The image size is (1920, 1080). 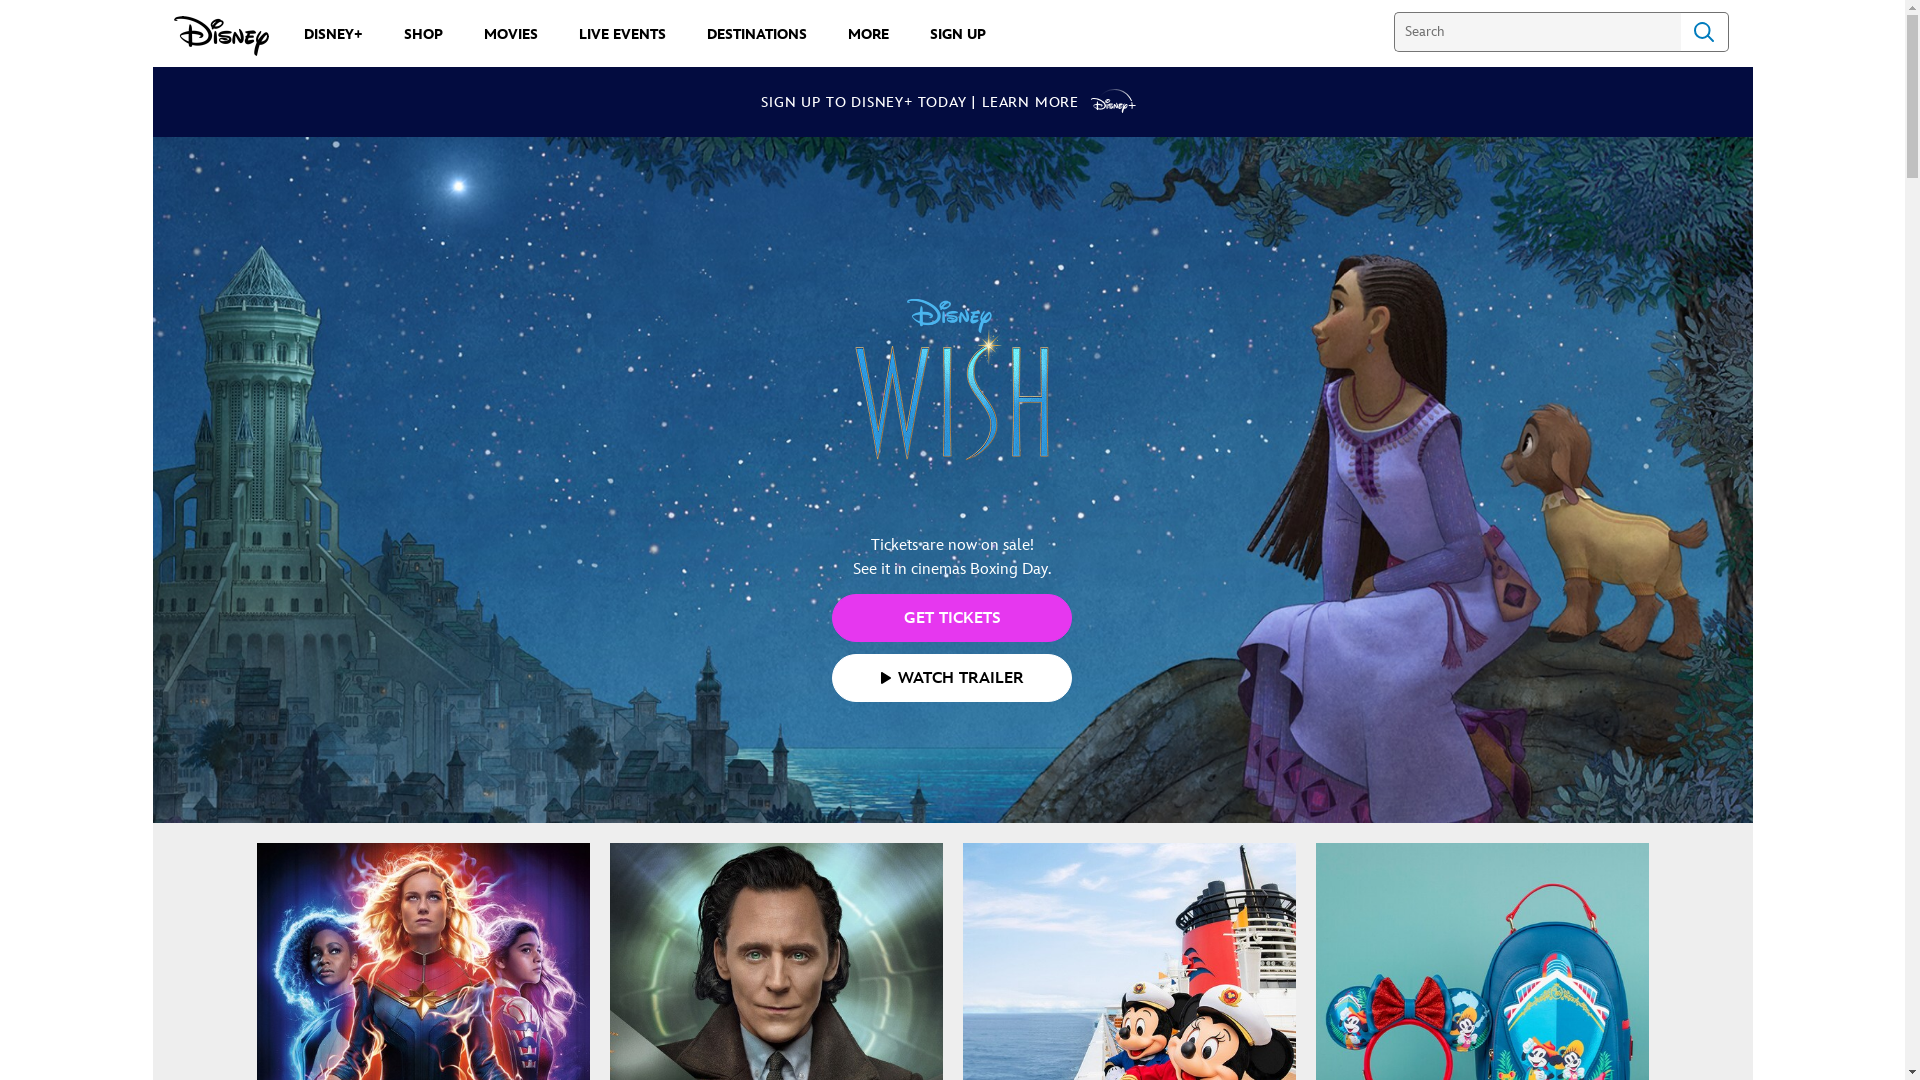 What do you see at coordinates (950, 677) in the screenshot?
I see `'WATCH TRAILER'` at bounding box center [950, 677].